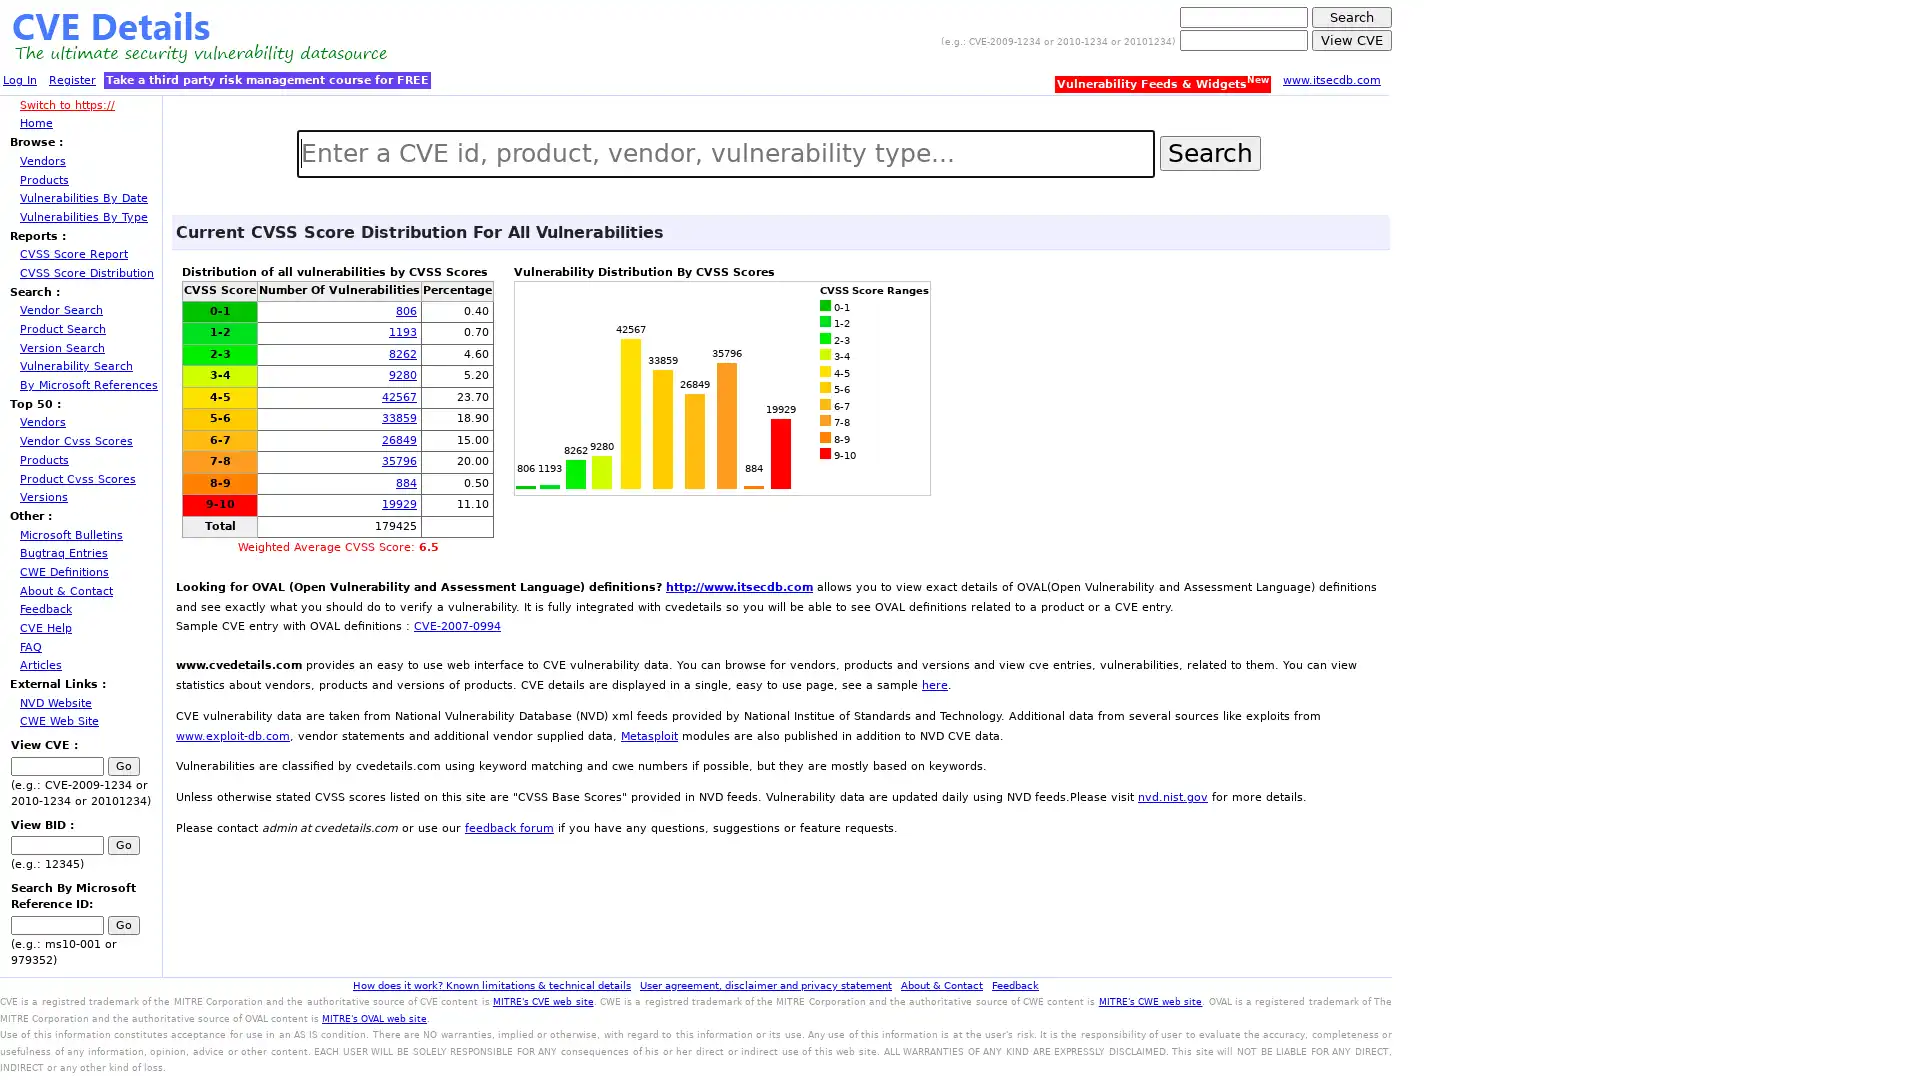 The width and height of the screenshot is (1920, 1080). Describe the element at coordinates (123, 765) in the screenshot. I see `Go` at that location.